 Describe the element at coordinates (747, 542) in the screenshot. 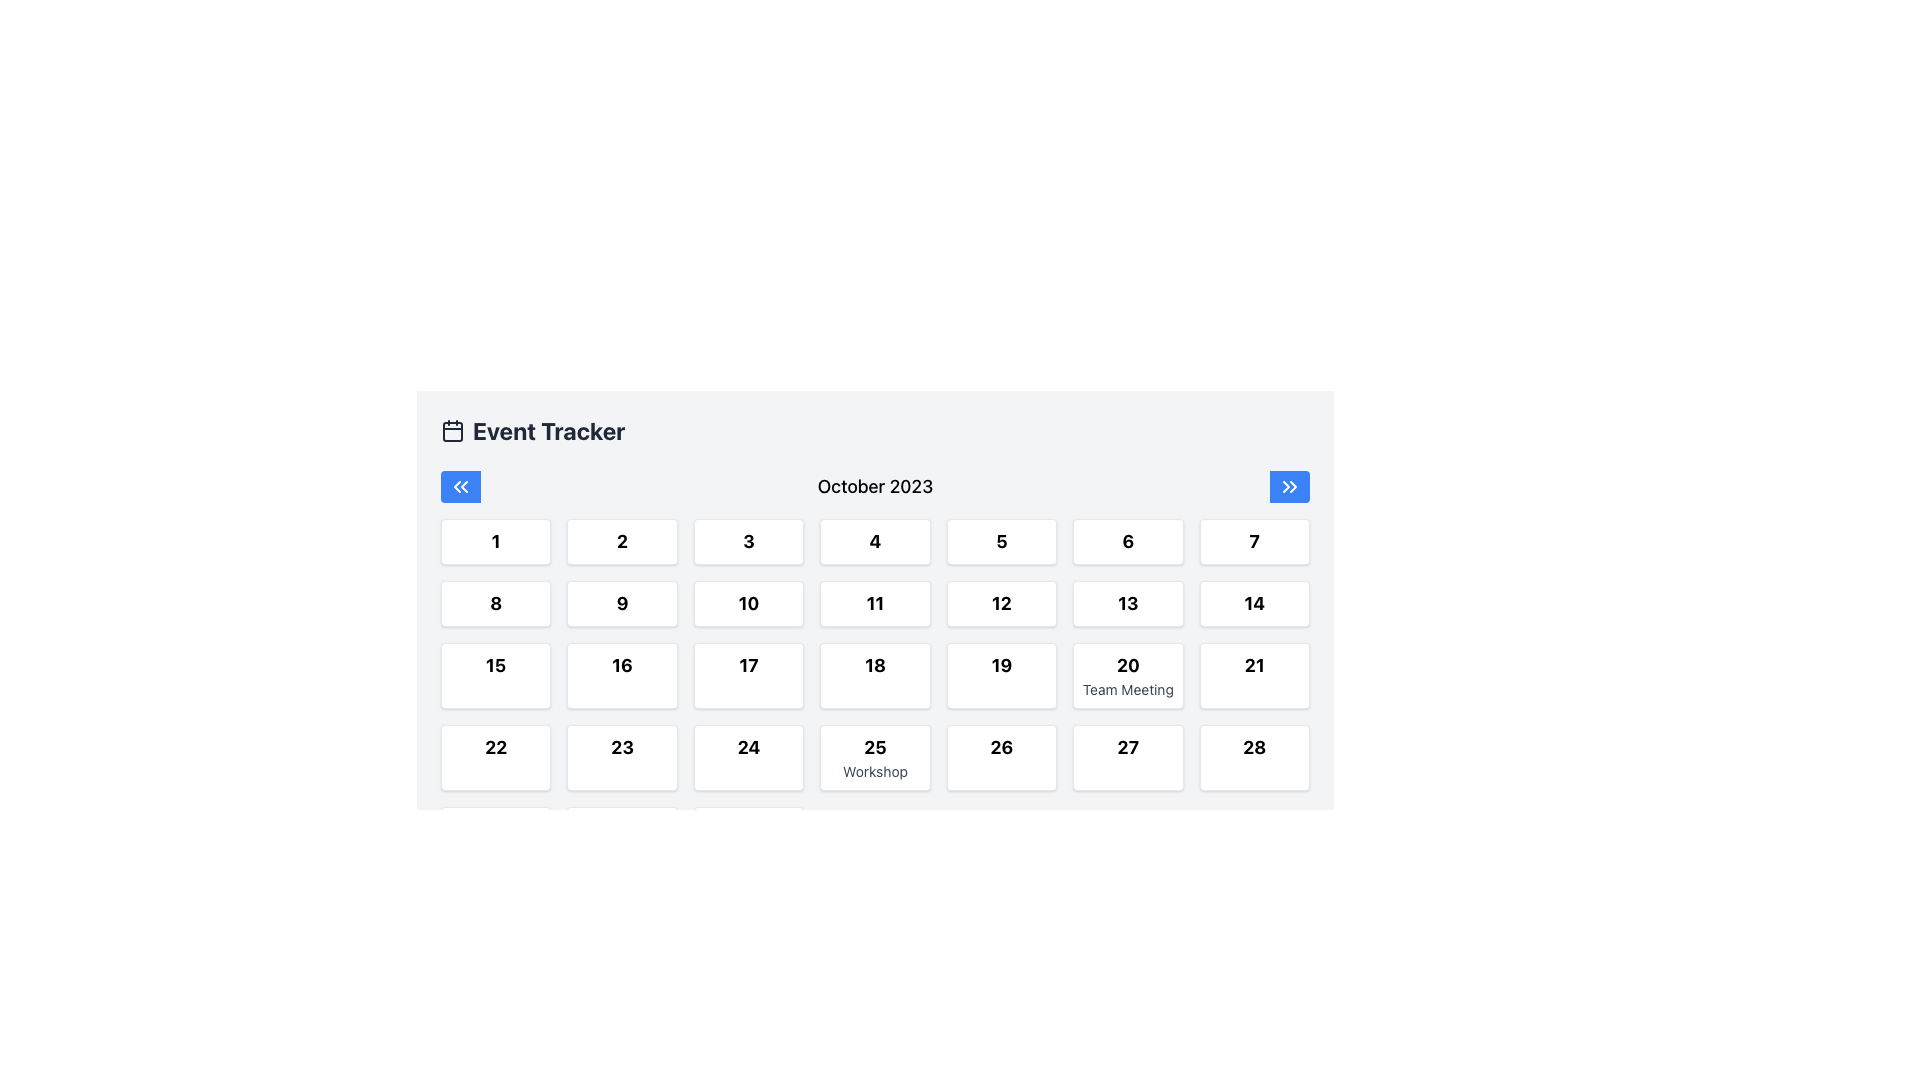

I see `the text label indicating the day number in the calendar, located in the center of the third cell of the first row in a grid layout` at that location.